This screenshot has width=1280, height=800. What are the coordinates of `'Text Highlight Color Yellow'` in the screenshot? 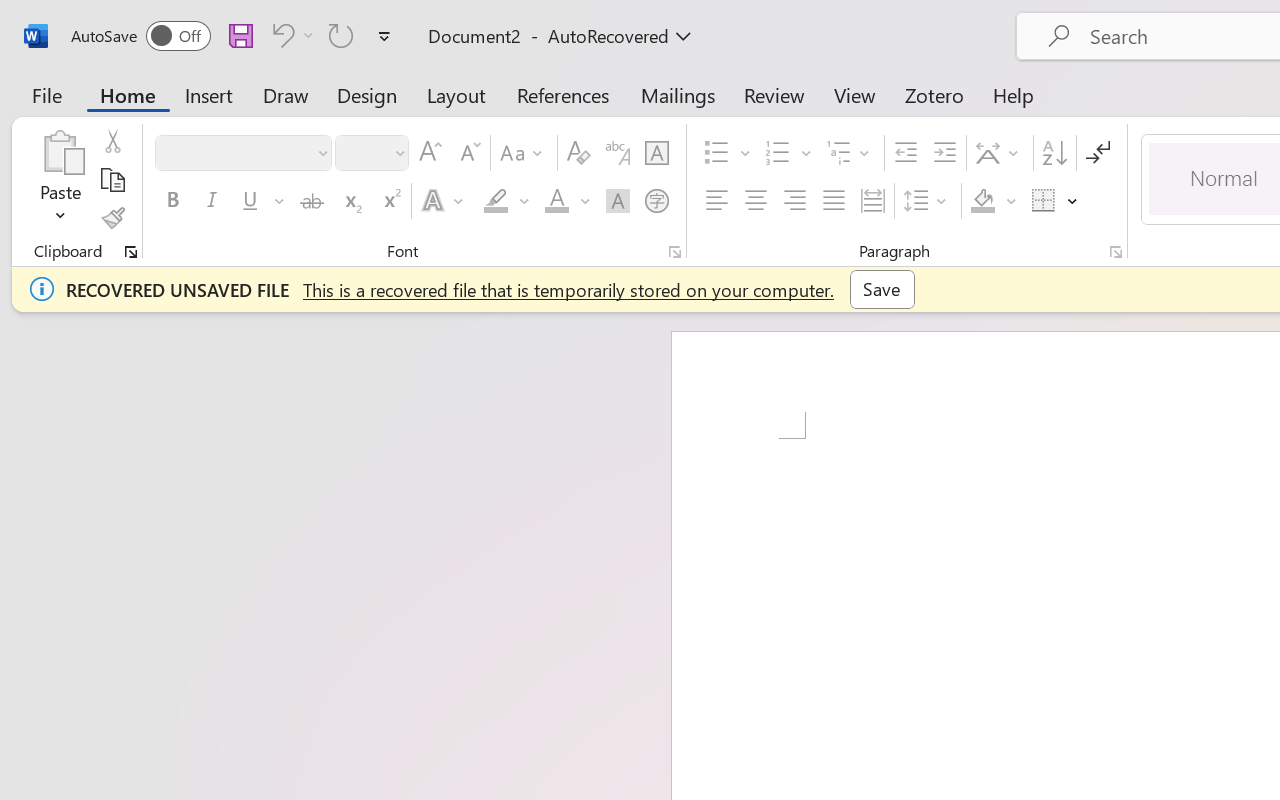 It's located at (496, 201).